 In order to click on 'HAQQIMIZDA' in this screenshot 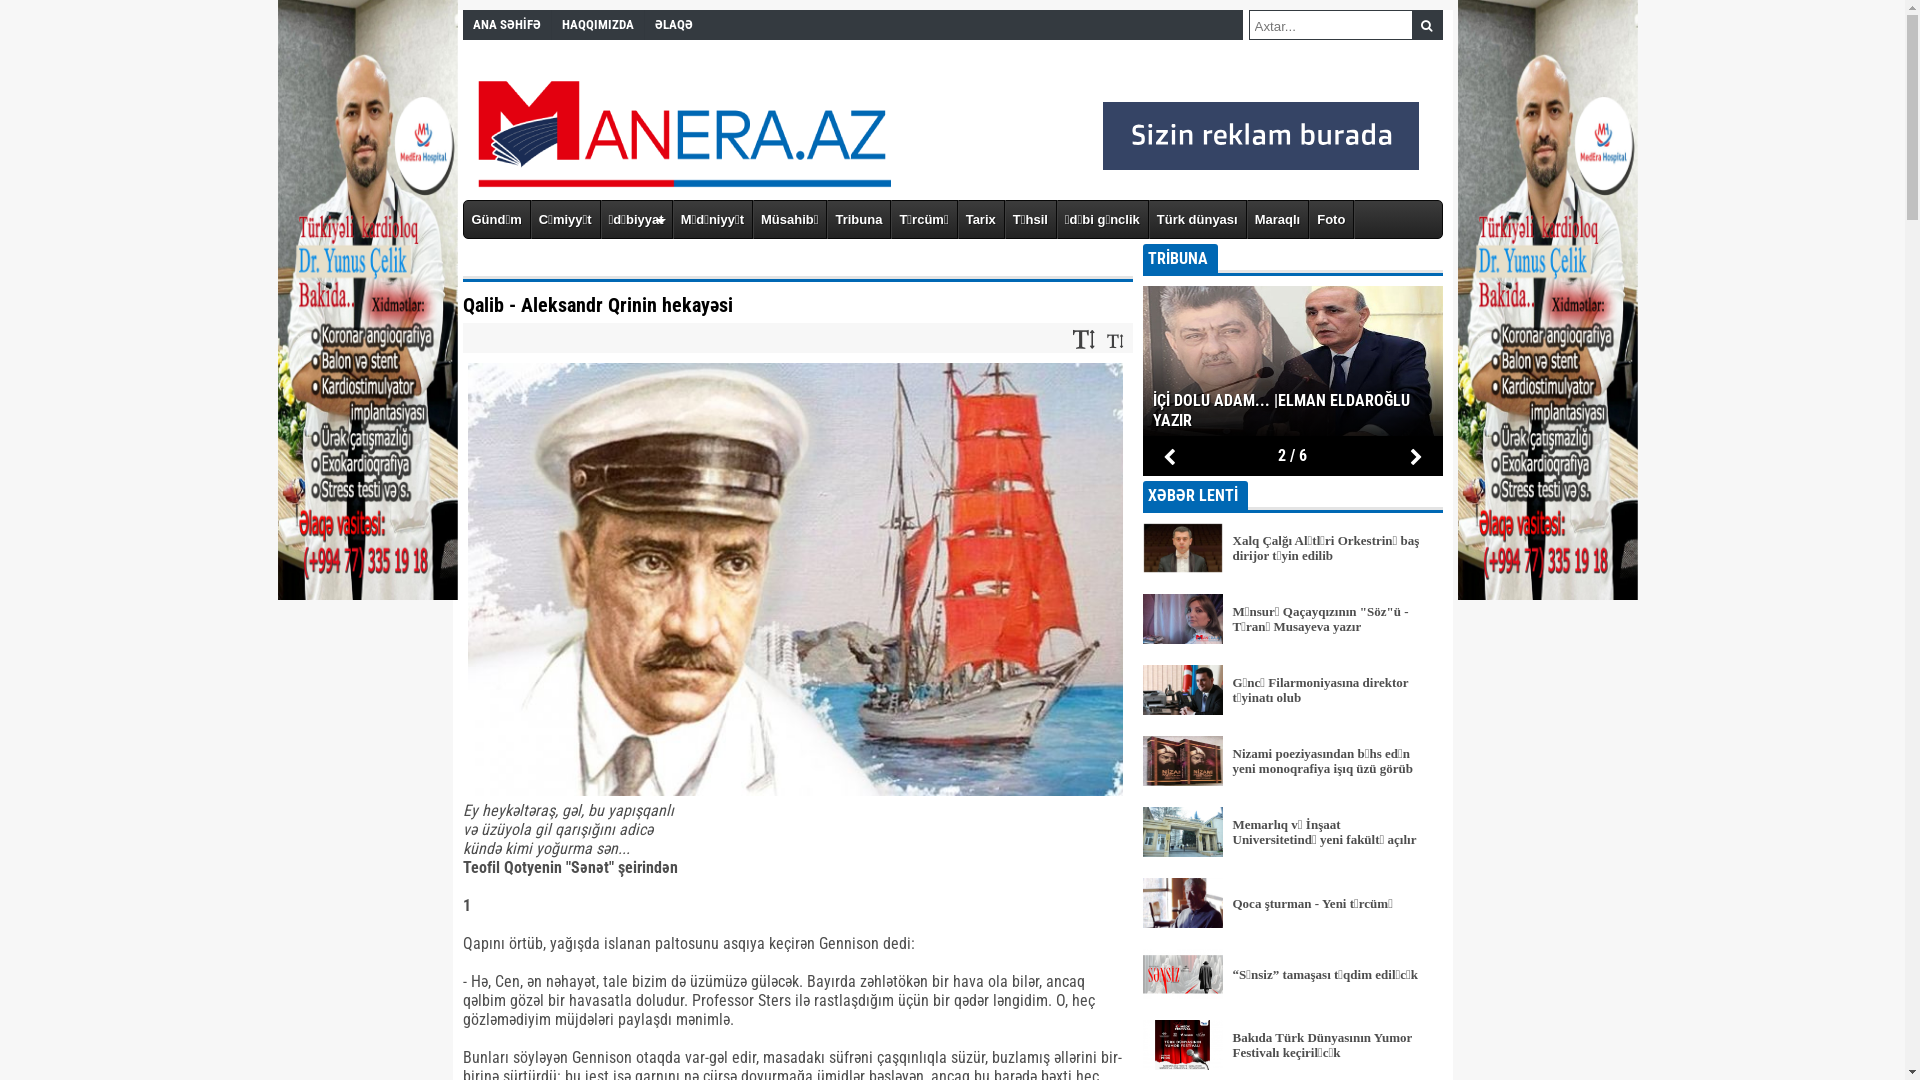, I will do `click(596, 24)`.